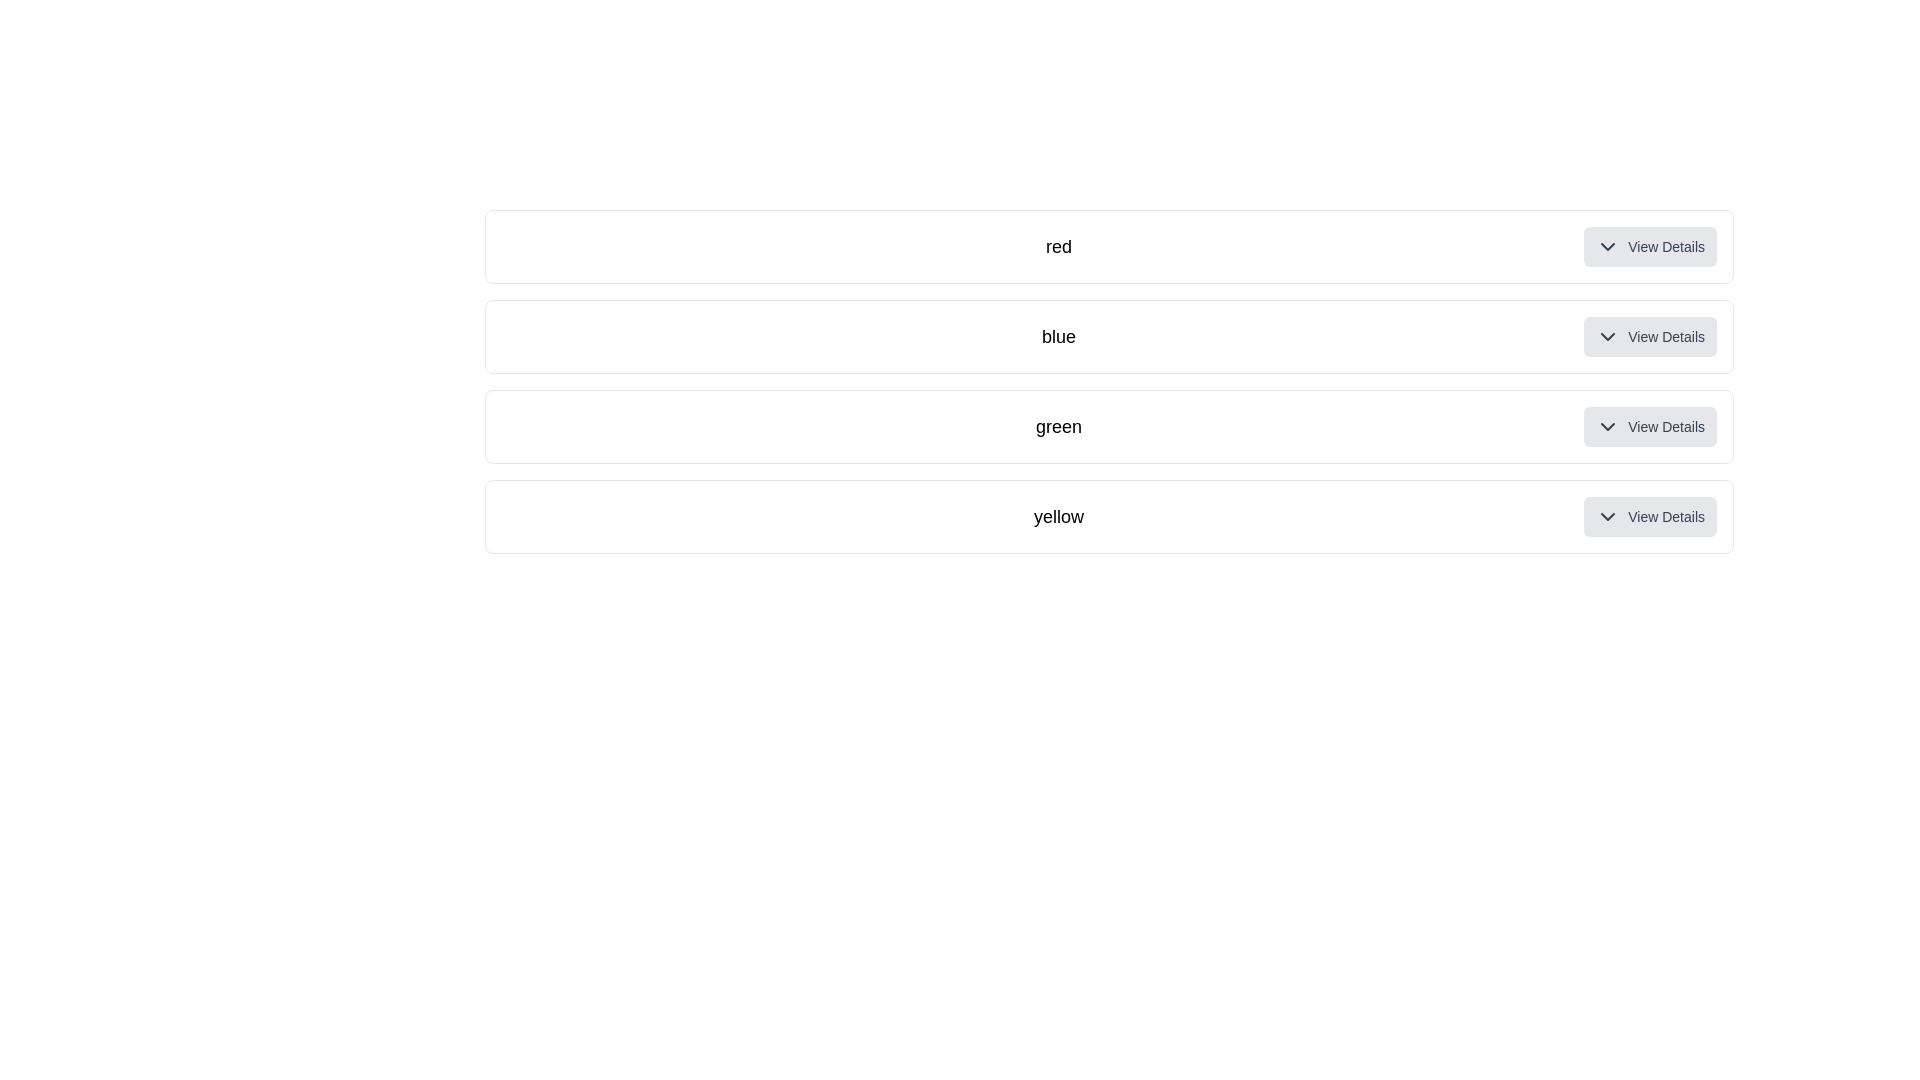 The image size is (1920, 1080). What do you see at coordinates (1650, 335) in the screenshot?
I see `the 'View Details' button located on the right side of the row associated with the label 'blue' for keyboard navigation` at bounding box center [1650, 335].